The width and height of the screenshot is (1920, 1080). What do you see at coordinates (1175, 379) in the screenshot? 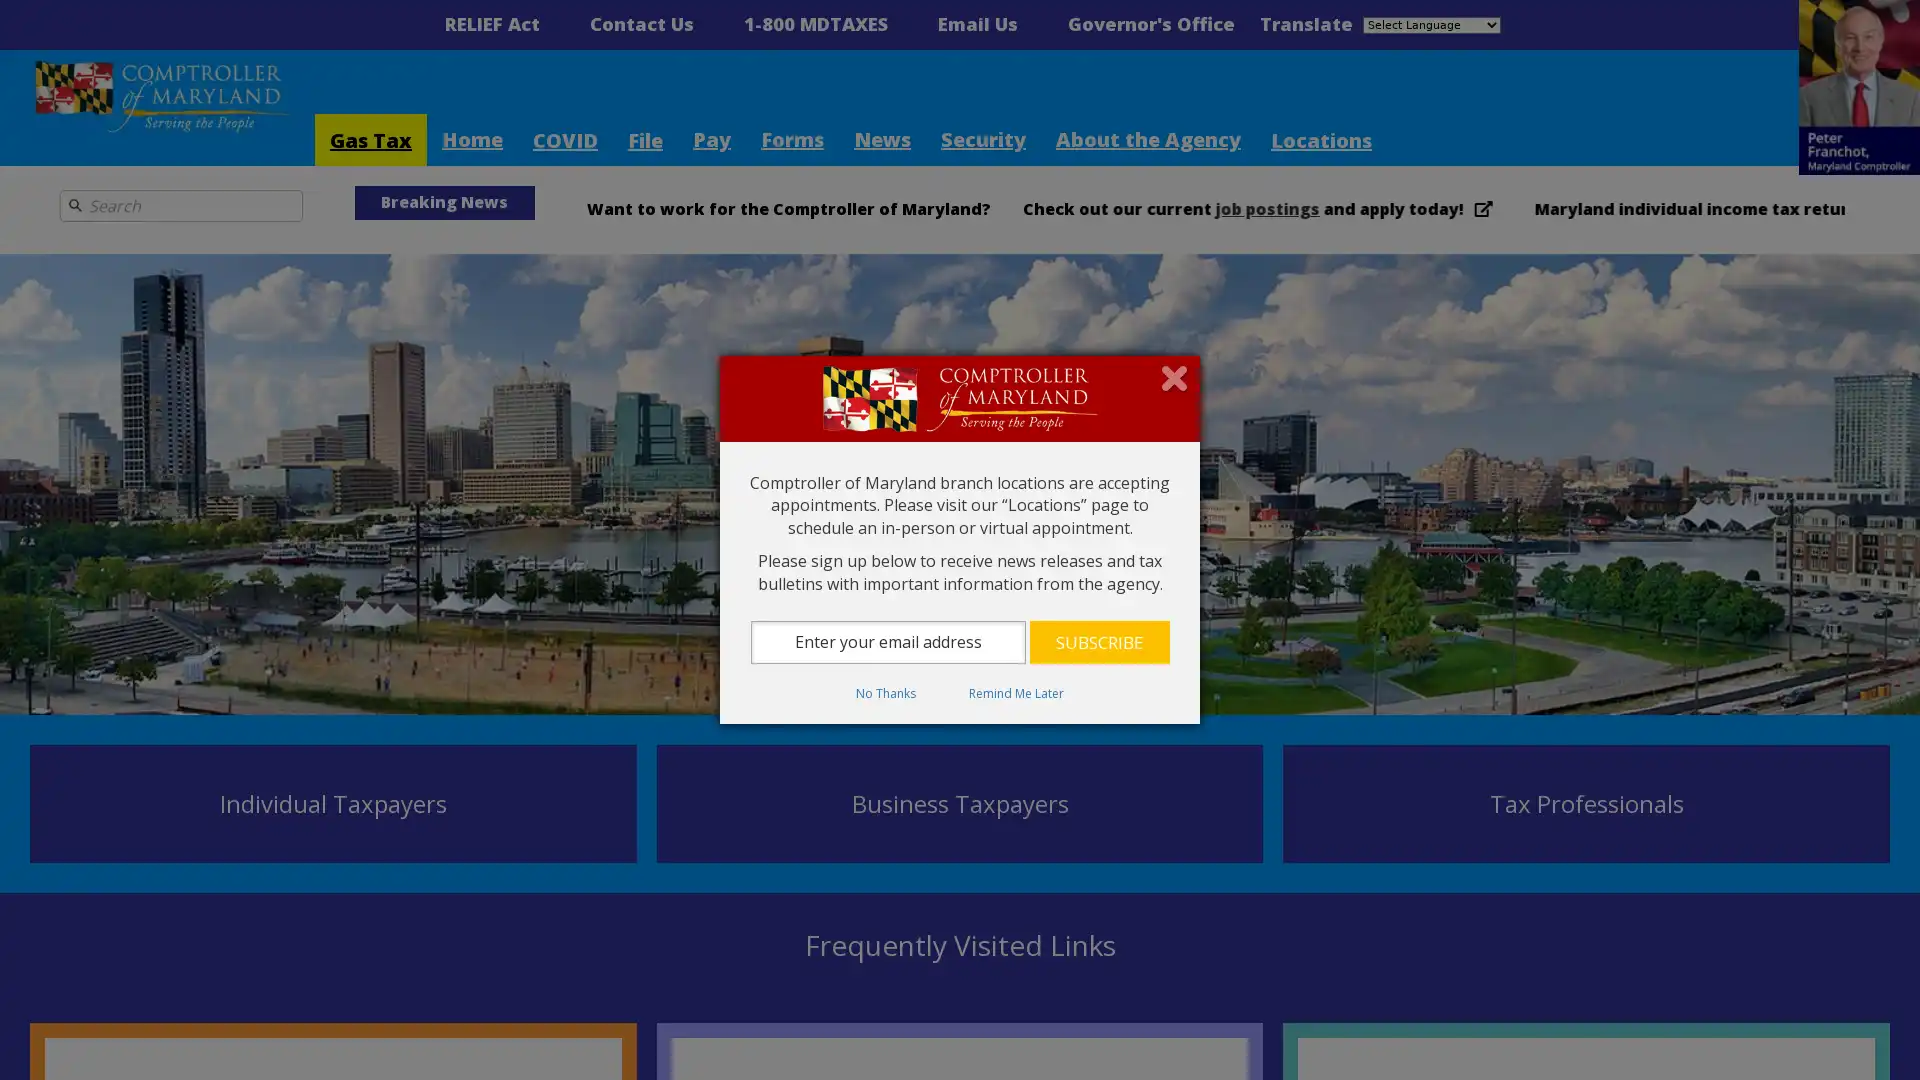
I see `Close subscription dialog` at bounding box center [1175, 379].